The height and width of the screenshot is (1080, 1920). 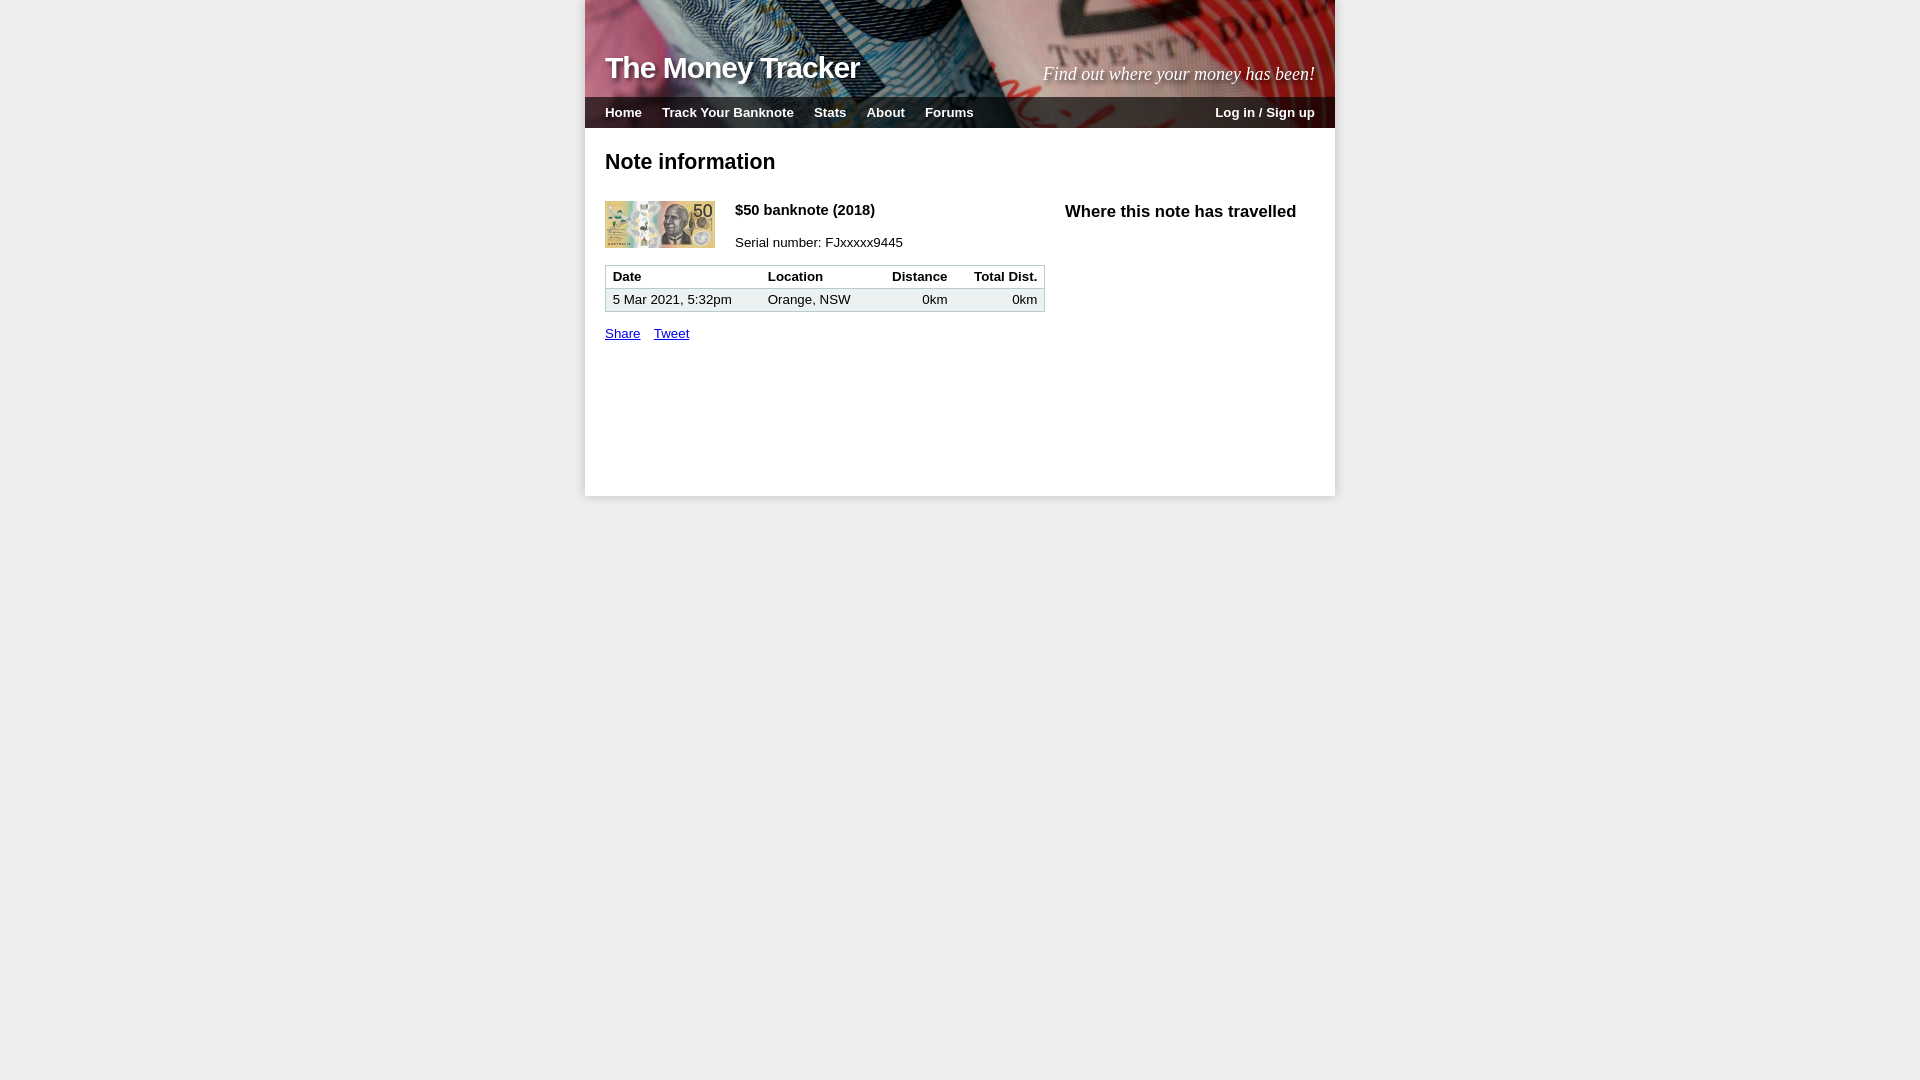 I want to click on 'Tweet', so click(x=672, y=332).